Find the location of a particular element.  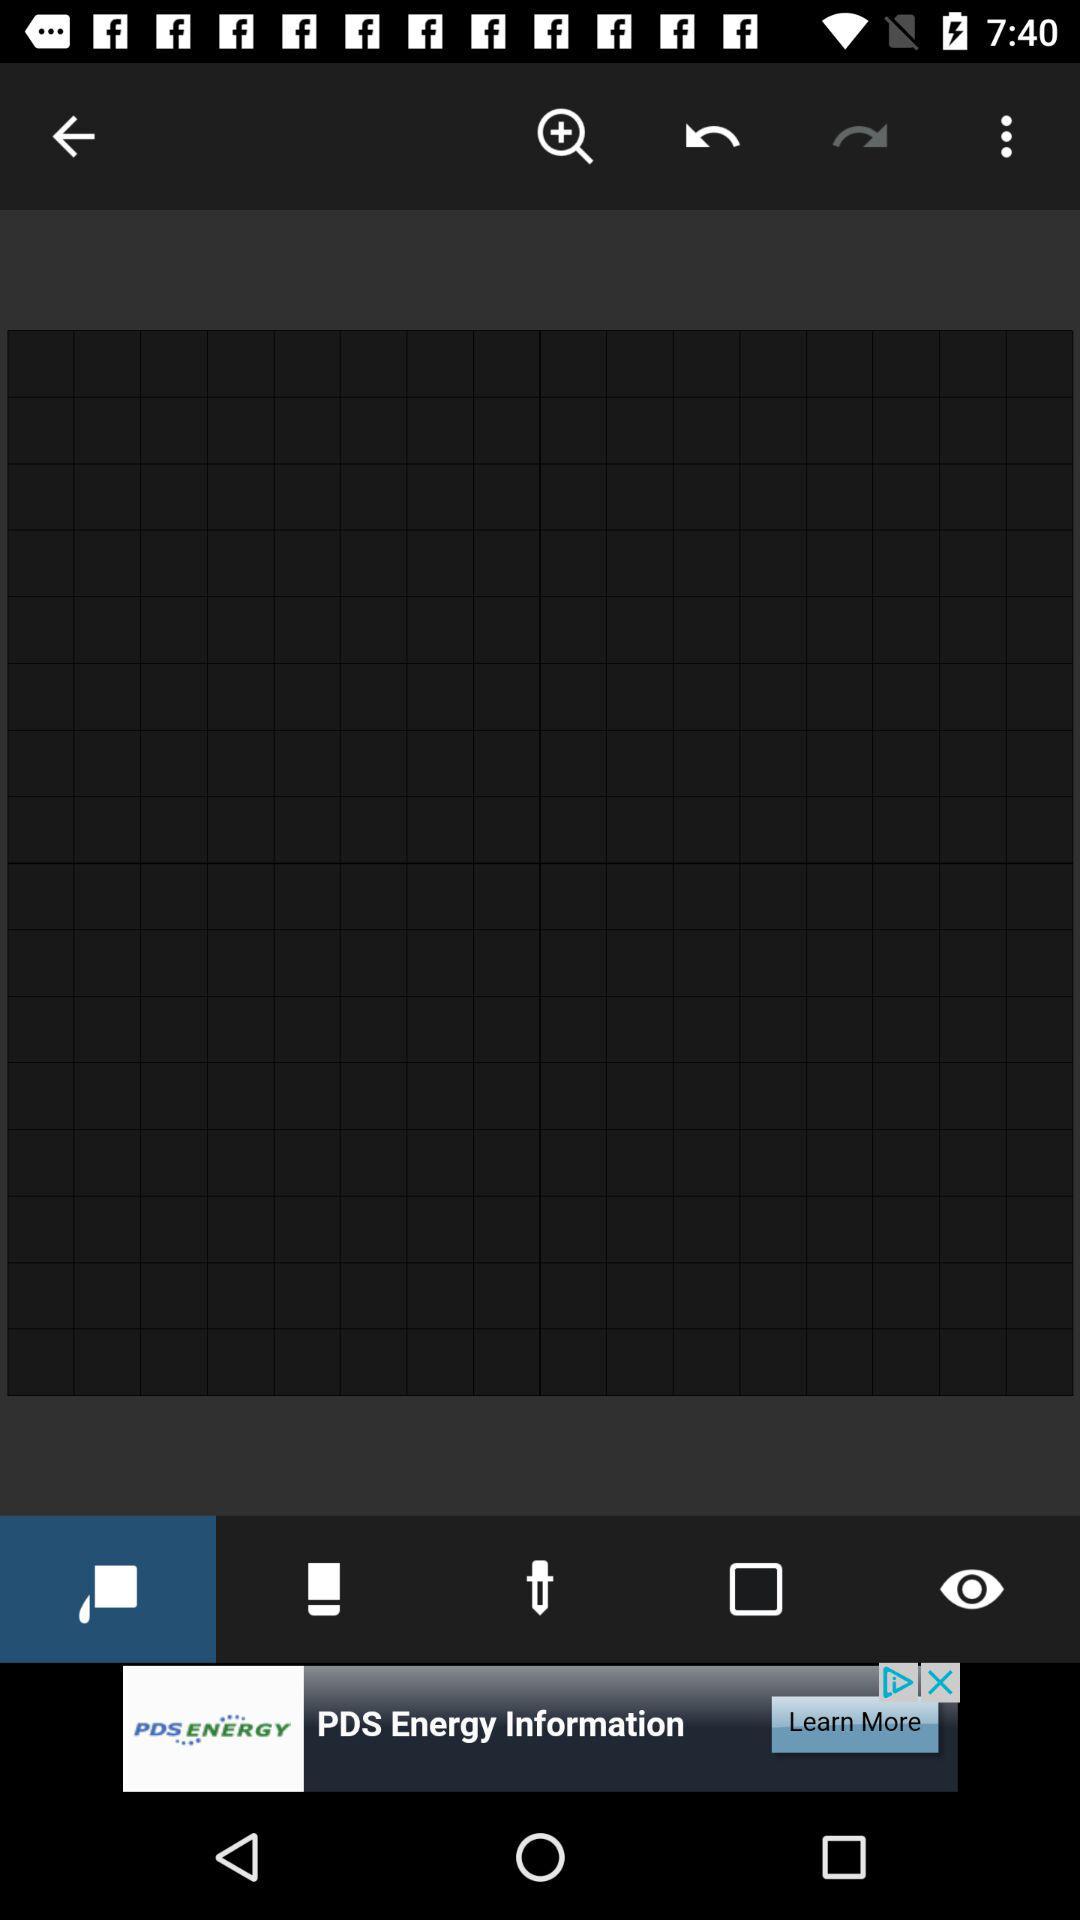

undo action is located at coordinates (711, 135).